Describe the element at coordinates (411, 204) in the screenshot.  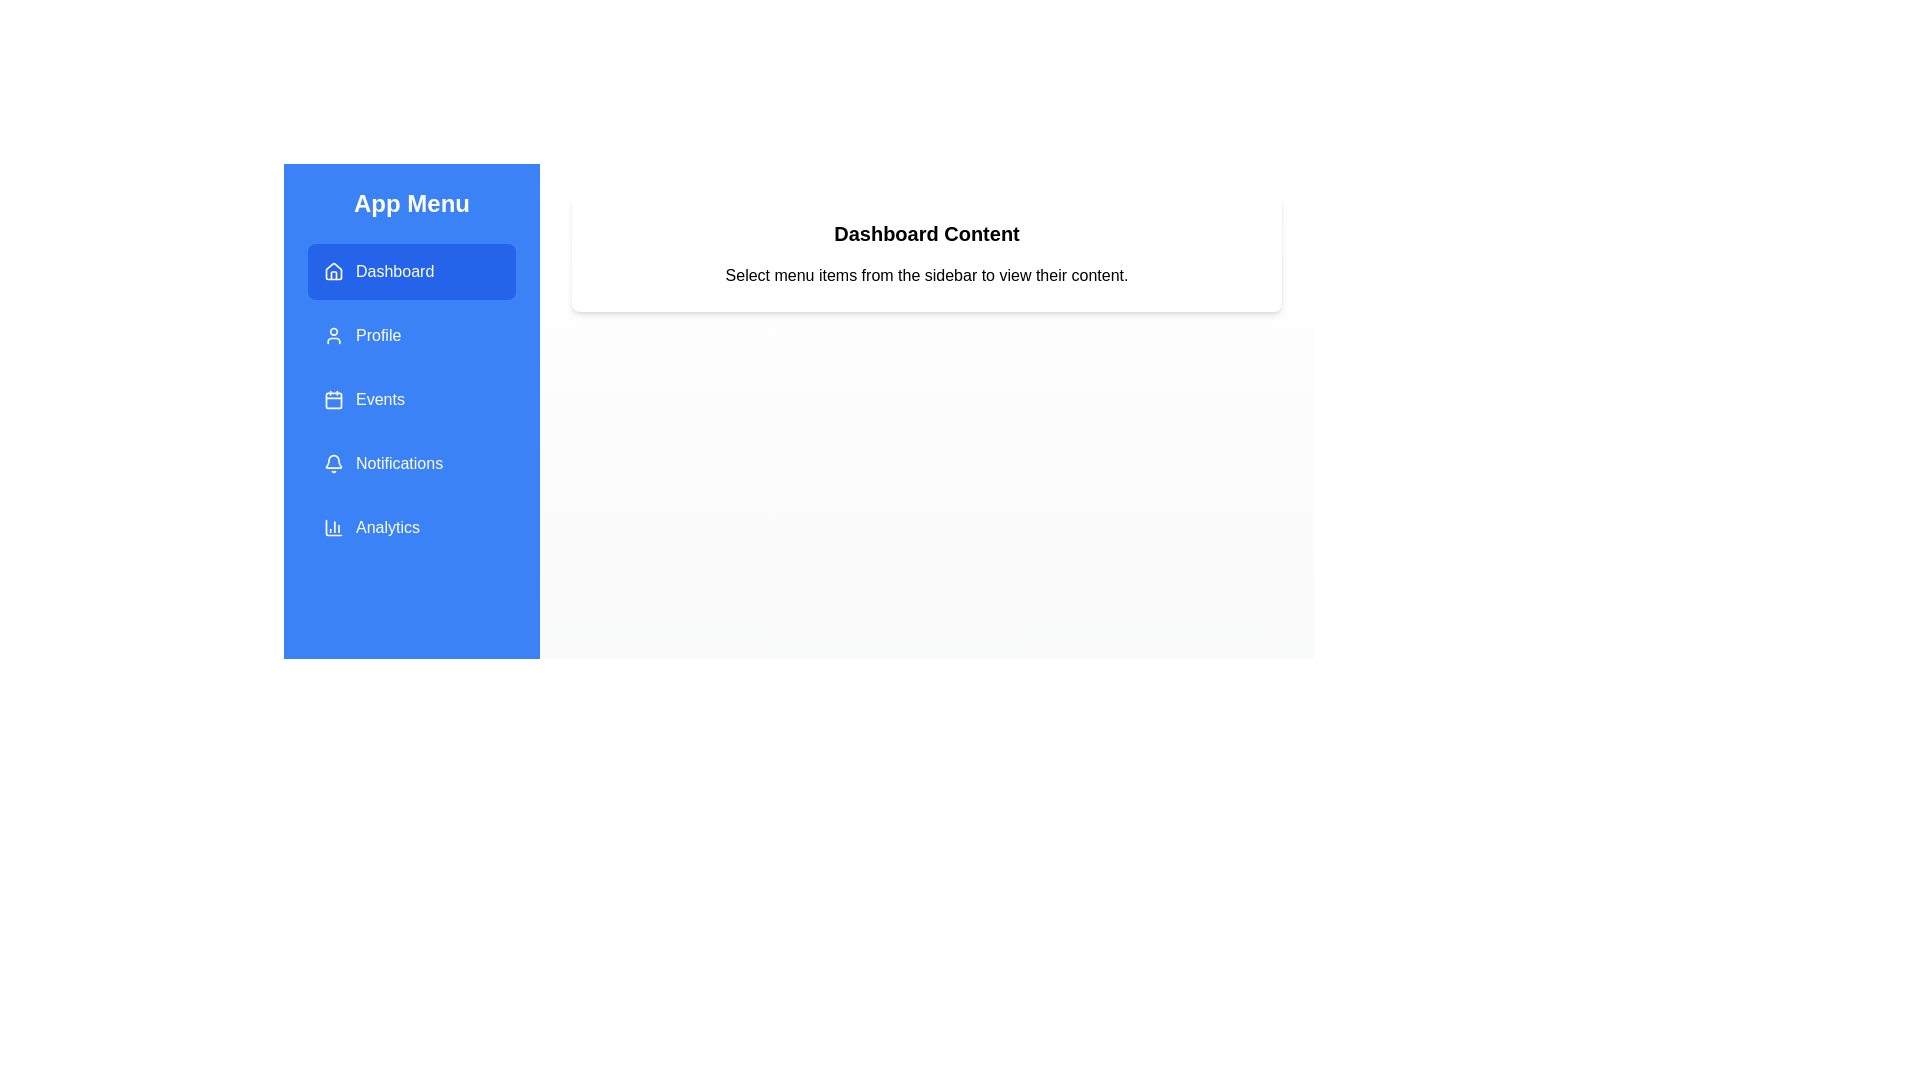
I see `the 'App Menu' title in the sidebar` at that location.